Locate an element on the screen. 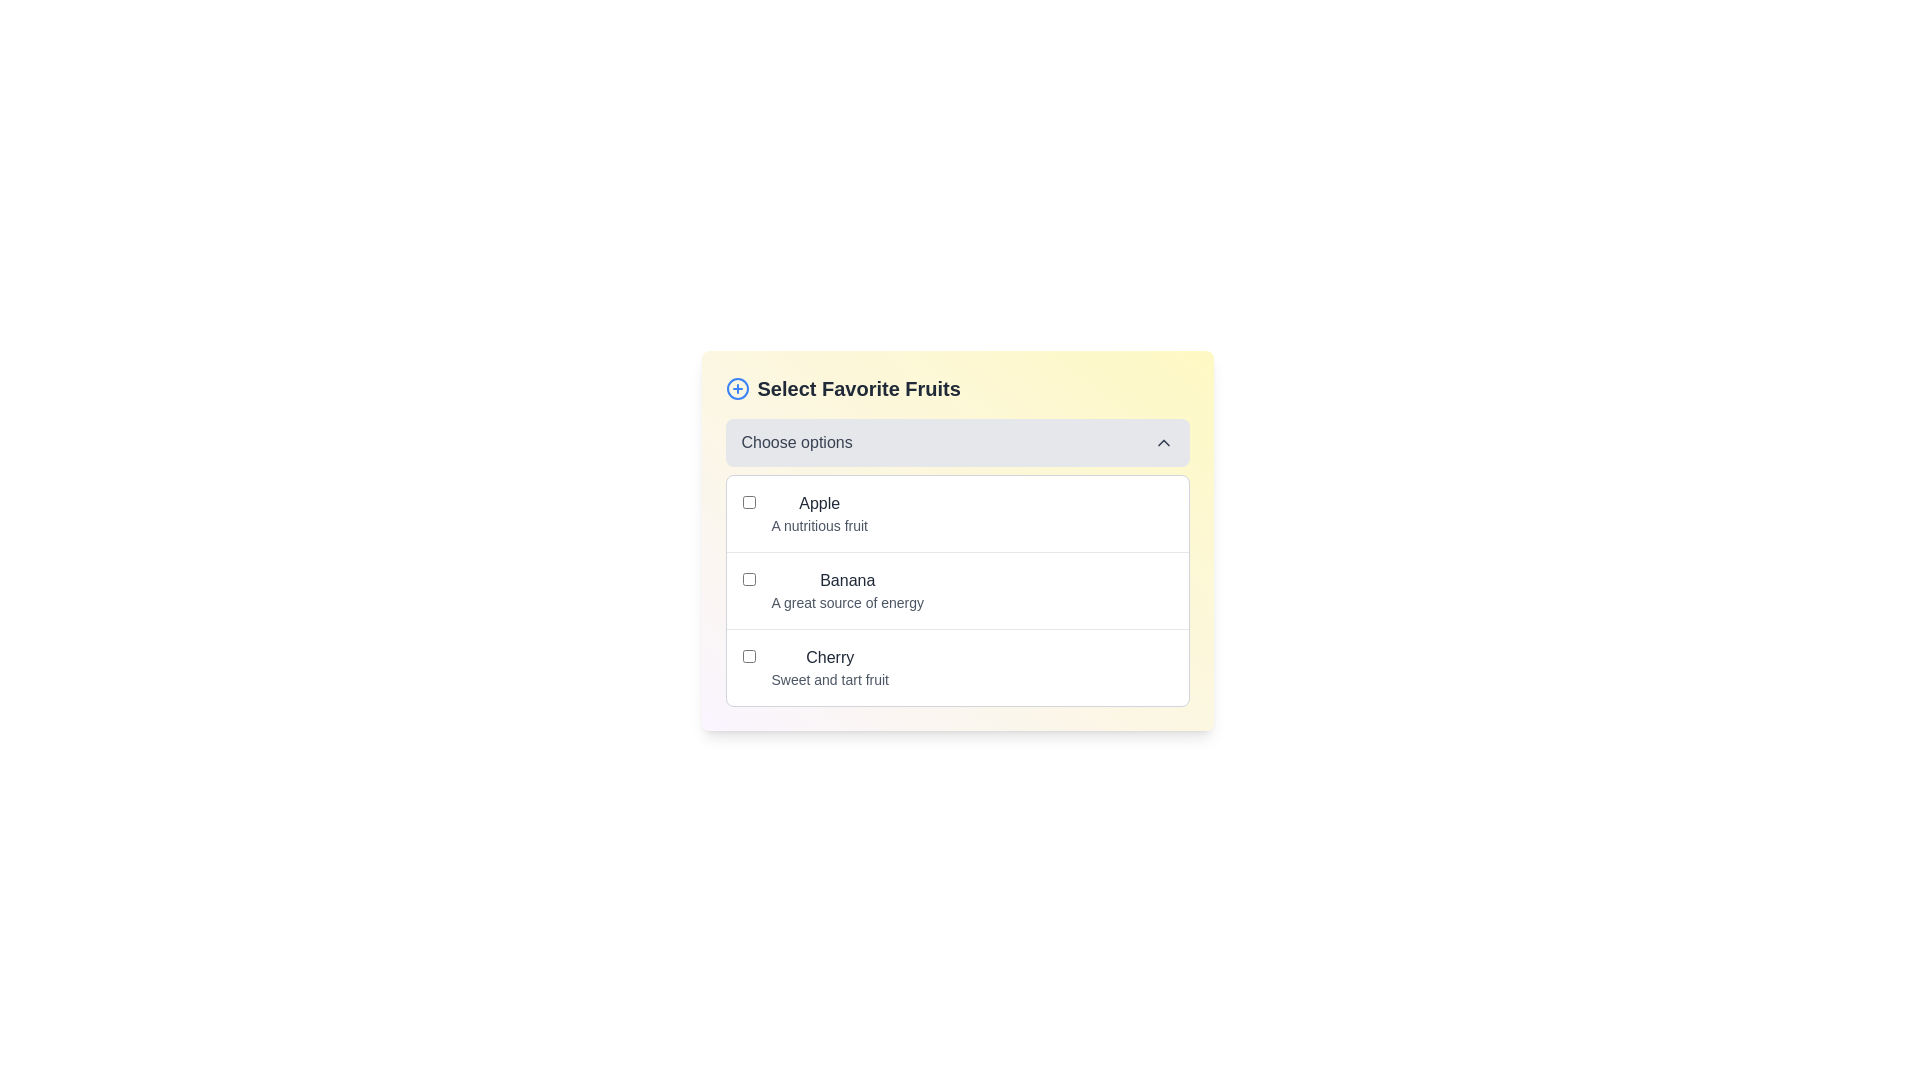 The width and height of the screenshot is (1920, 1080). the list item containing the checkbox with the title 'Banana' and subtitle 'A great source of energy' is located at coordinates (956, 589).